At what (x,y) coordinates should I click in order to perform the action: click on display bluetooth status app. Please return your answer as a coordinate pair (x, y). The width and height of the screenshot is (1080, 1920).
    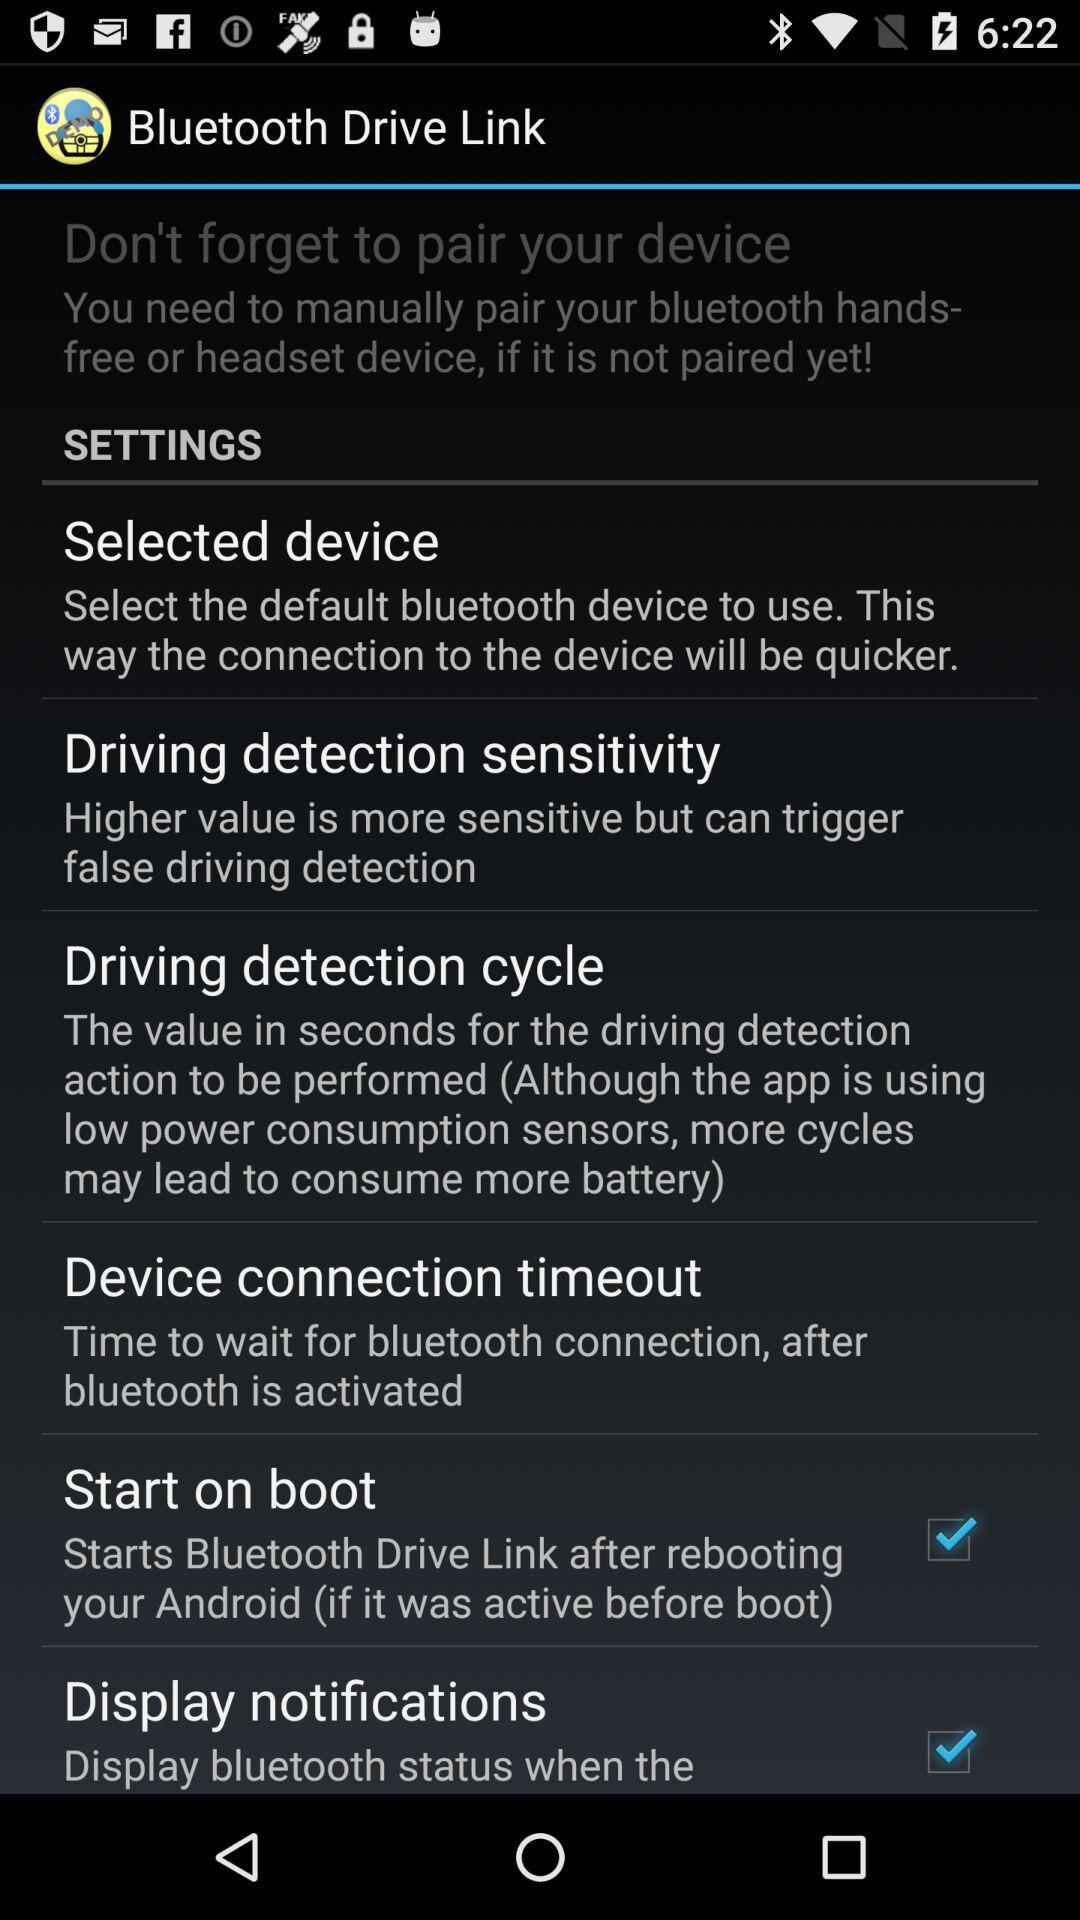
    Looking at the image, I should click on (463, 1764).